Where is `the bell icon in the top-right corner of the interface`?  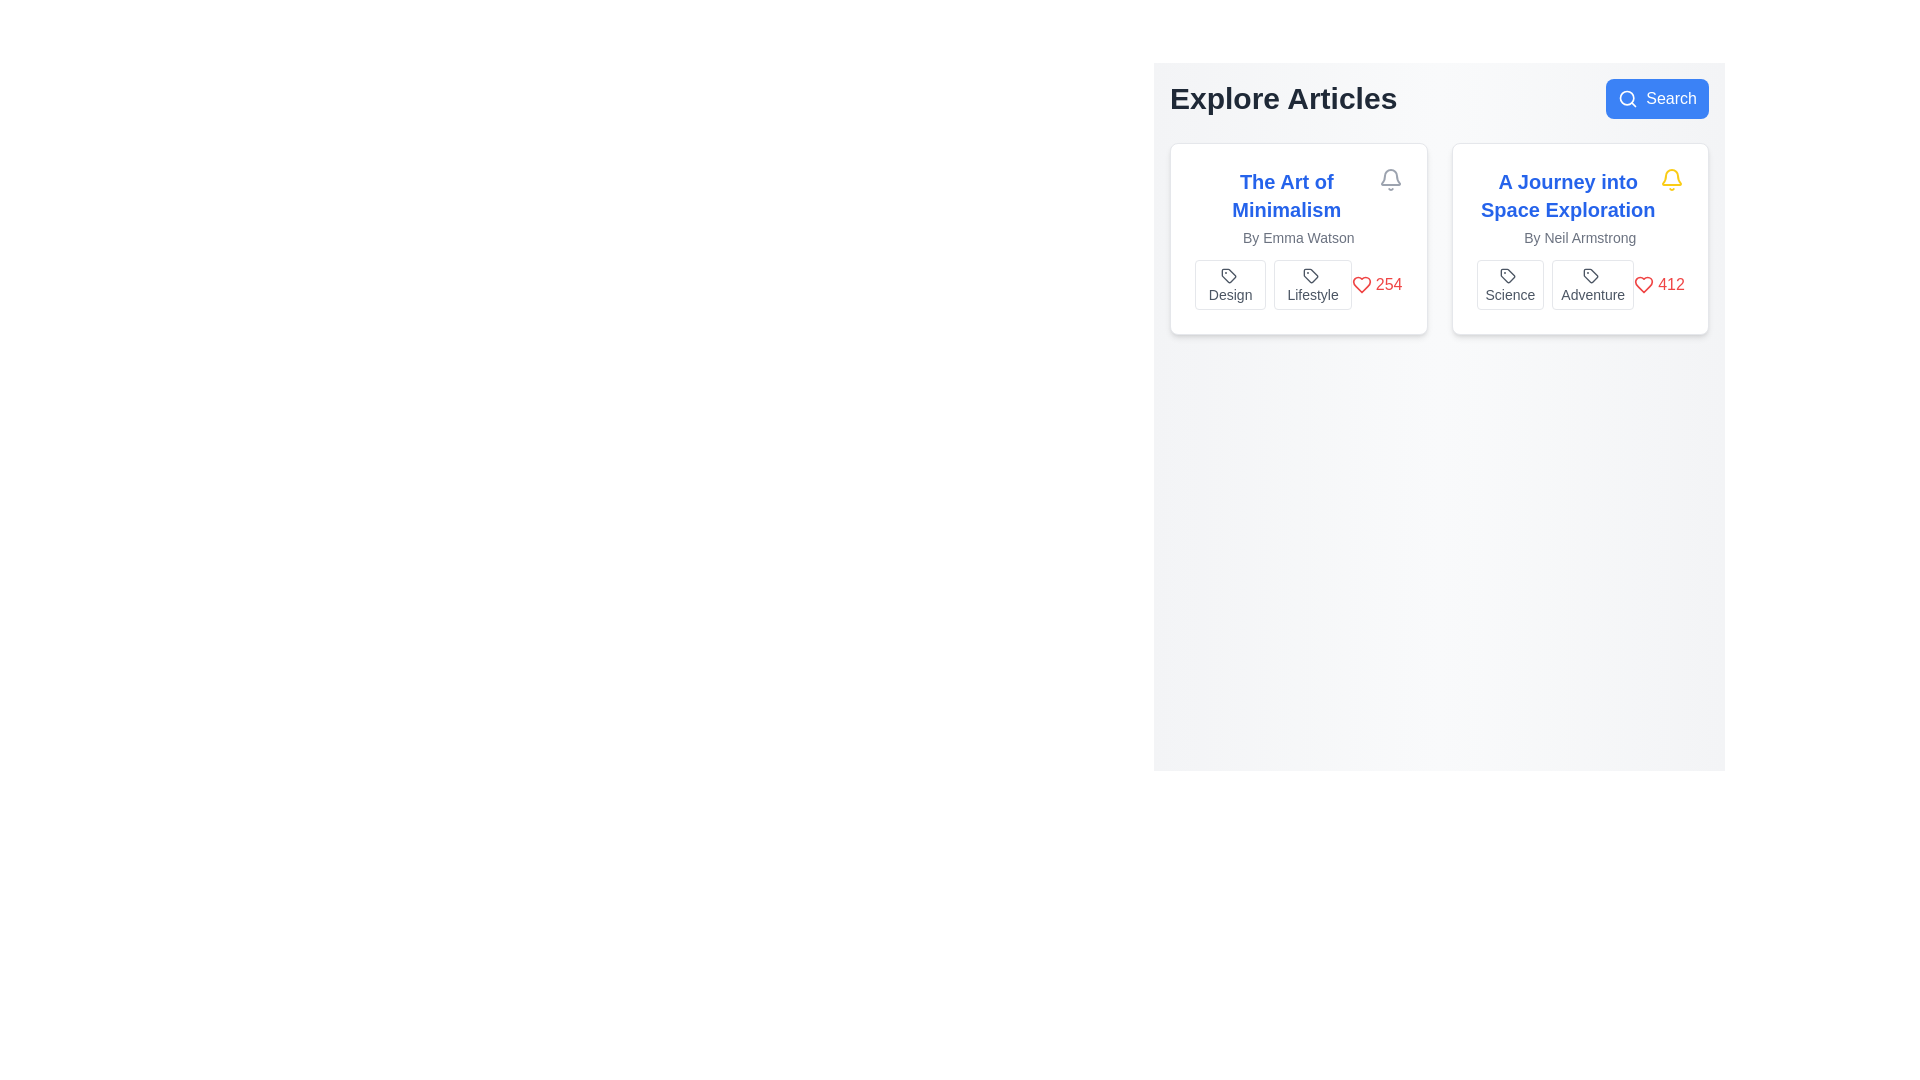
the bell icon in the top-right corner of the interface is located at coordinates (1389, 176).